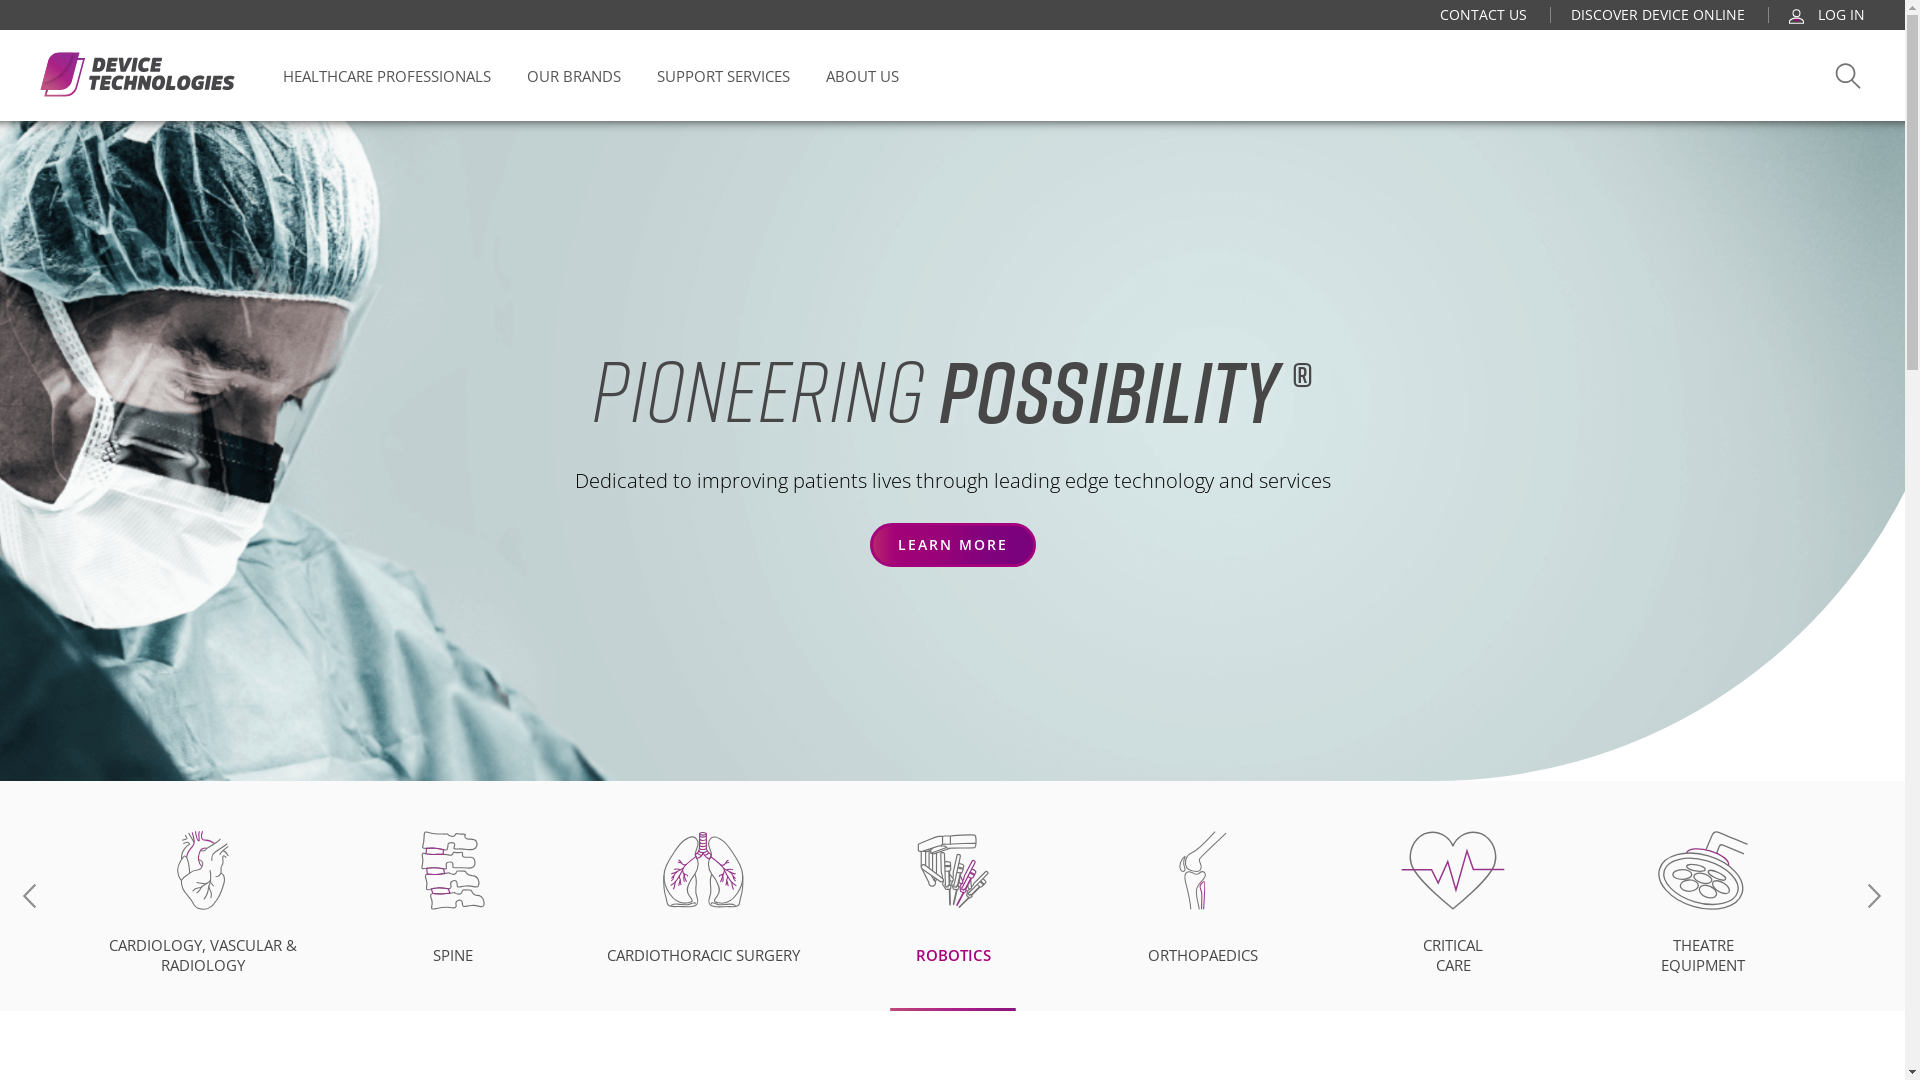 This screenshot has width=1920, height=1080. What do you see at coordinates (1440, 14) in the screenshot?
I see `'CONTACT US'` at bounding box center [1440, 14].